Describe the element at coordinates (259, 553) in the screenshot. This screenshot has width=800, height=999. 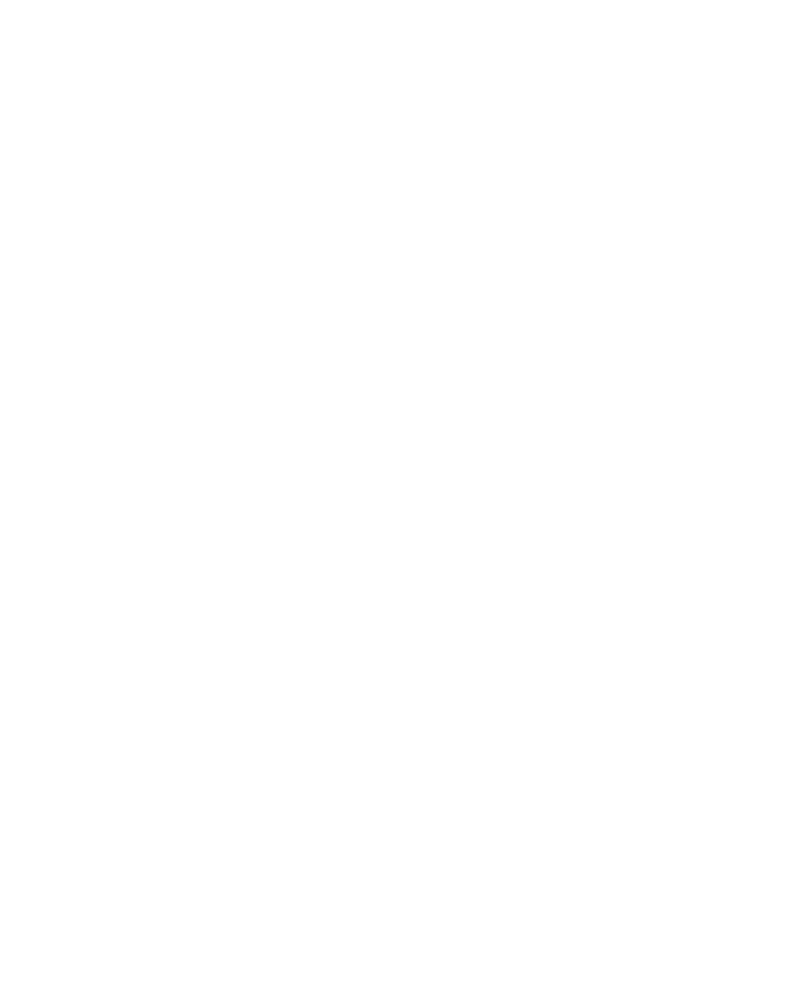
I see `'Clive Young'` at that location.